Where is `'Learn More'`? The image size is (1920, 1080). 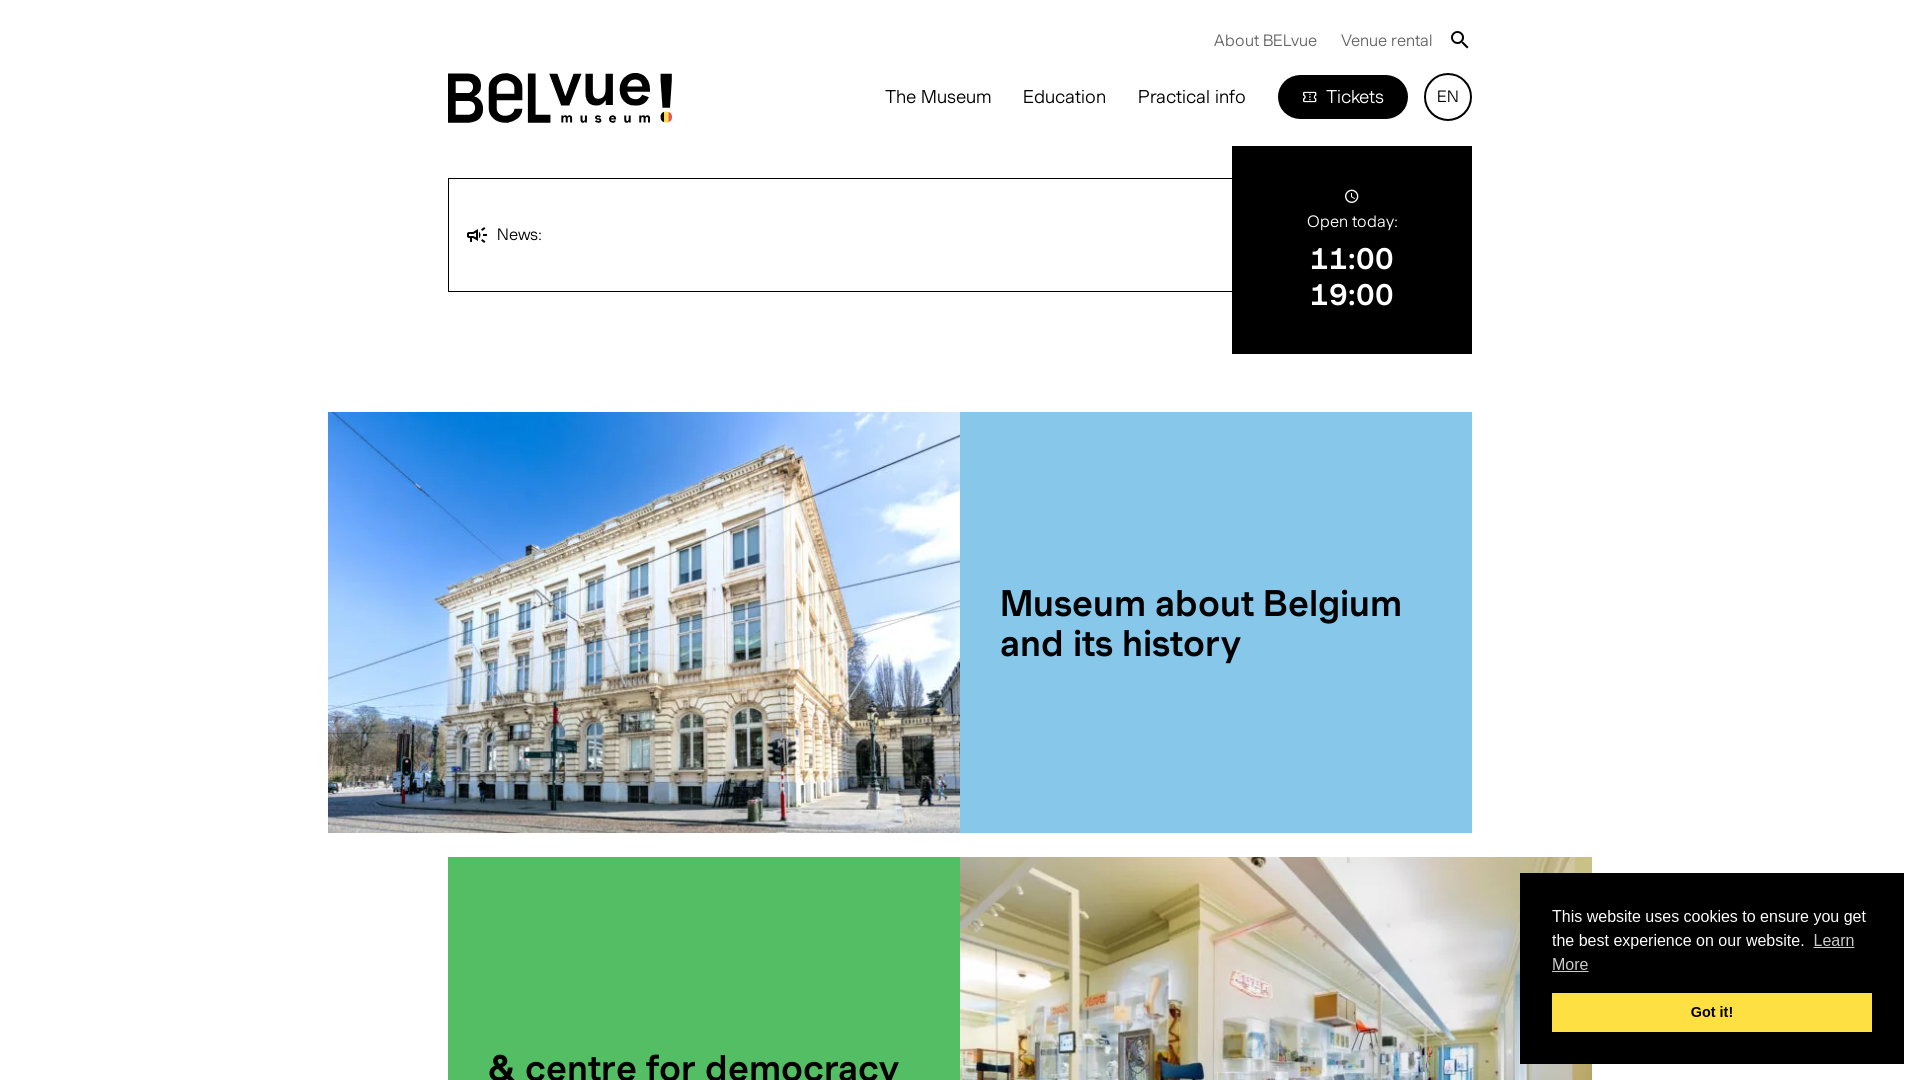 'Learn More' is located at coordinates (1702, 951).